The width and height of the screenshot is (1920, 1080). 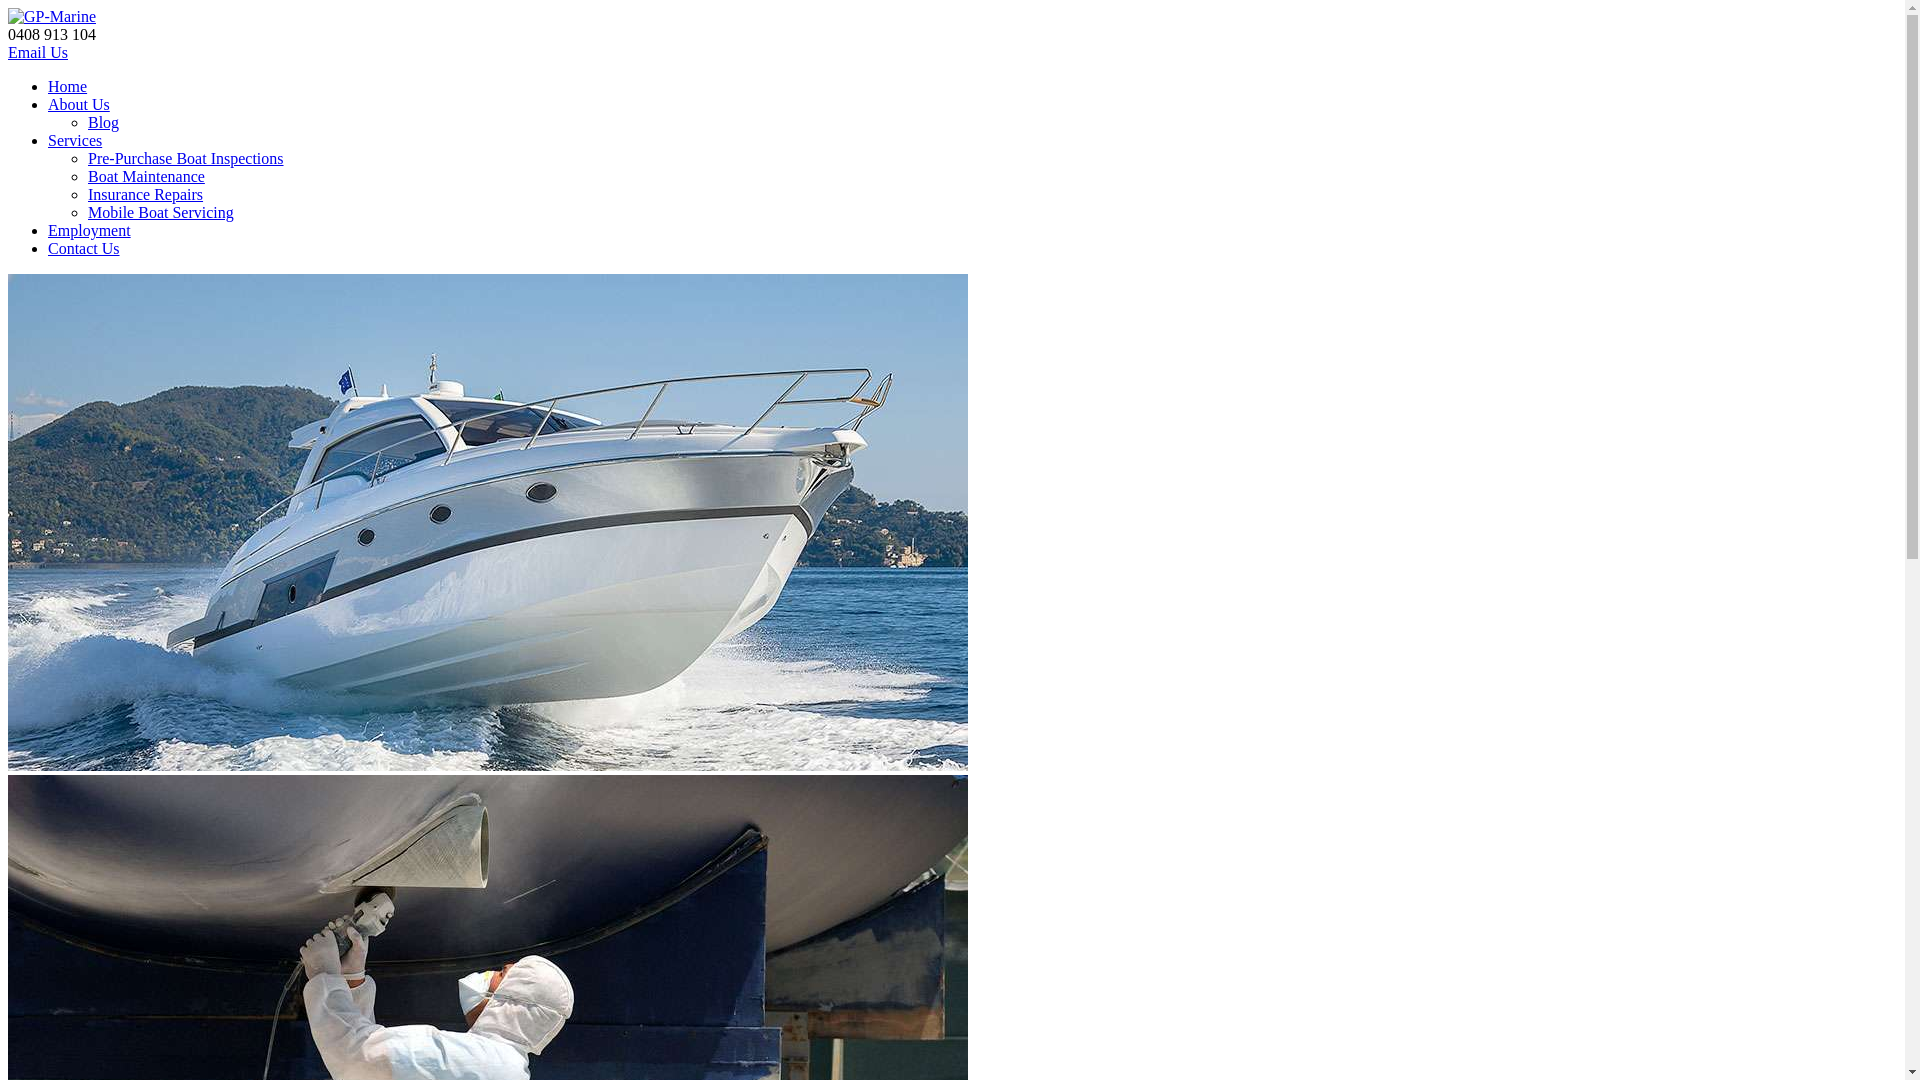 I want to click on 'Boat Maintenance', so click(x=145, y=175).